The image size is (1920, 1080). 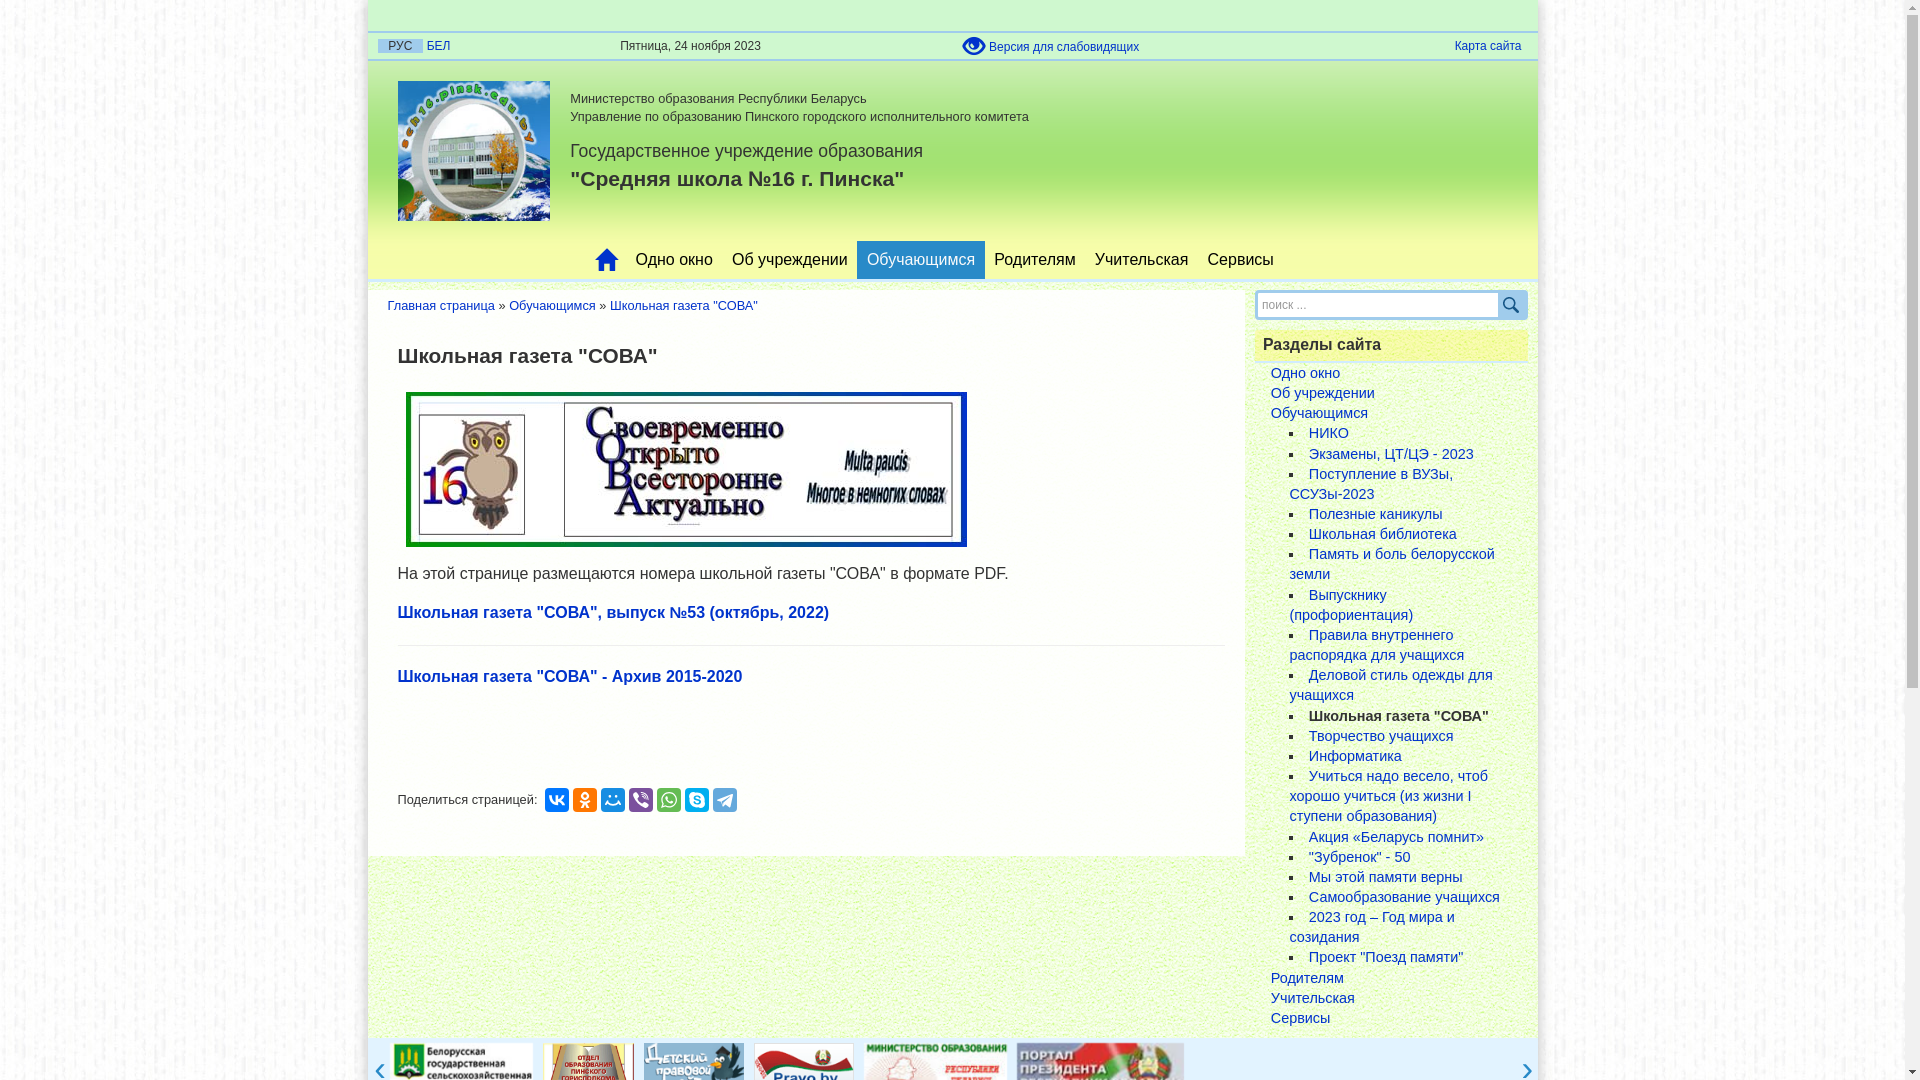 I want to click on 'Viber', so click(x=641, y=798).